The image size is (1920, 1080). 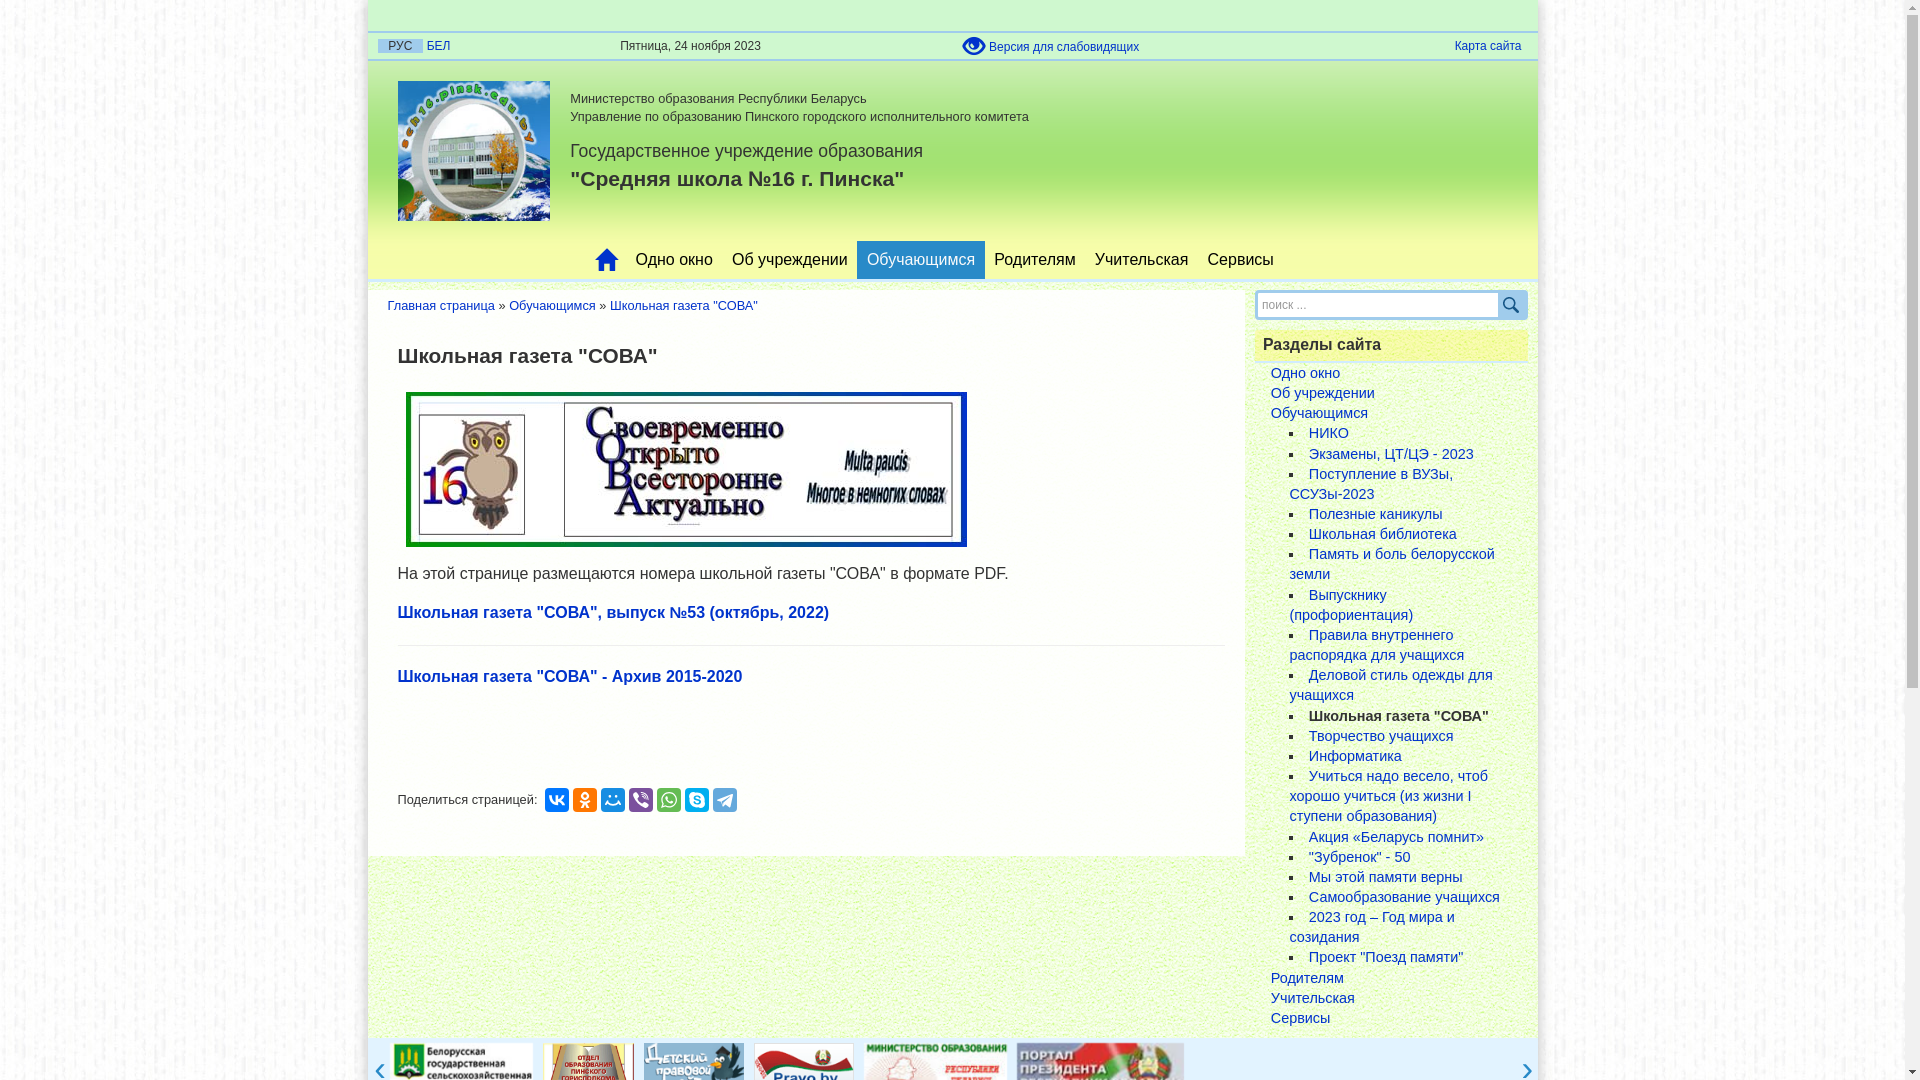 I want to click on 'Viber', so click(x=641, y=798).